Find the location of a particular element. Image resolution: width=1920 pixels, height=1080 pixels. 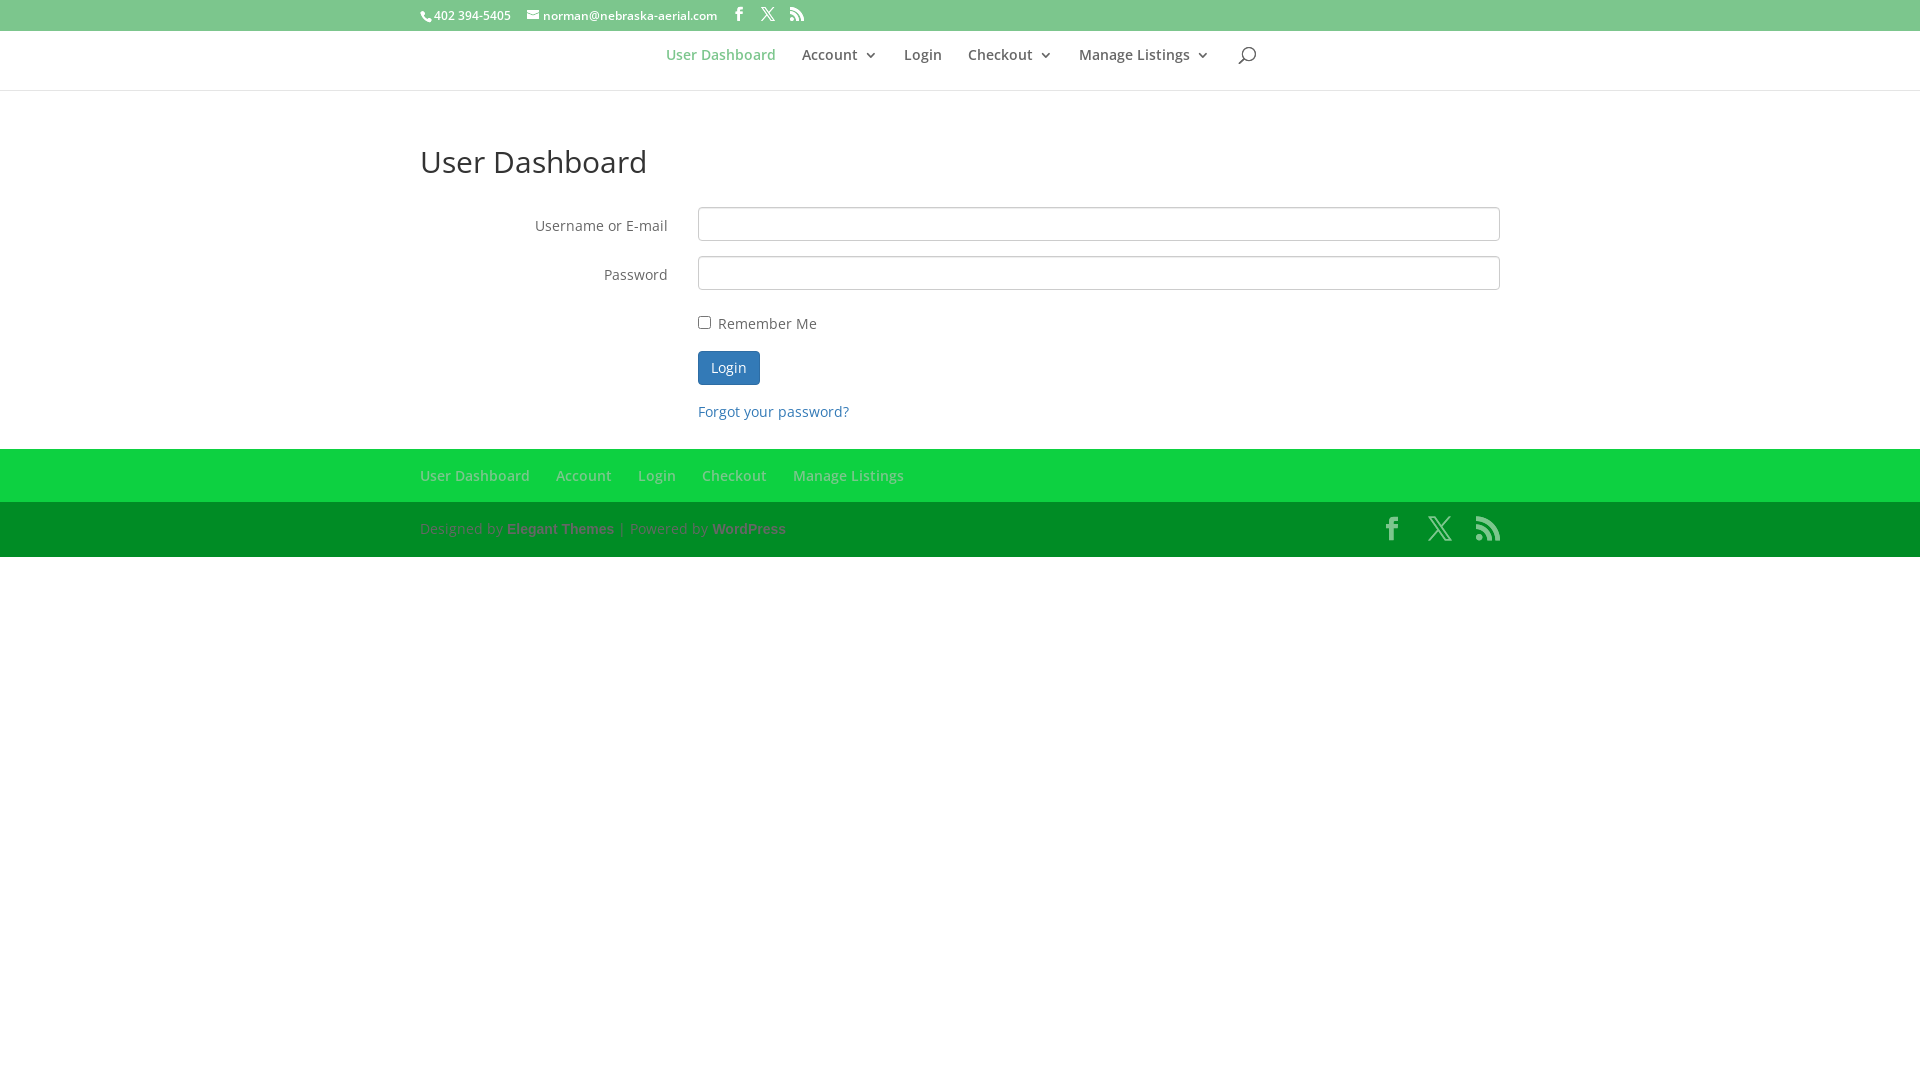

'Manage Listings' is located at coordinates (848, 475).